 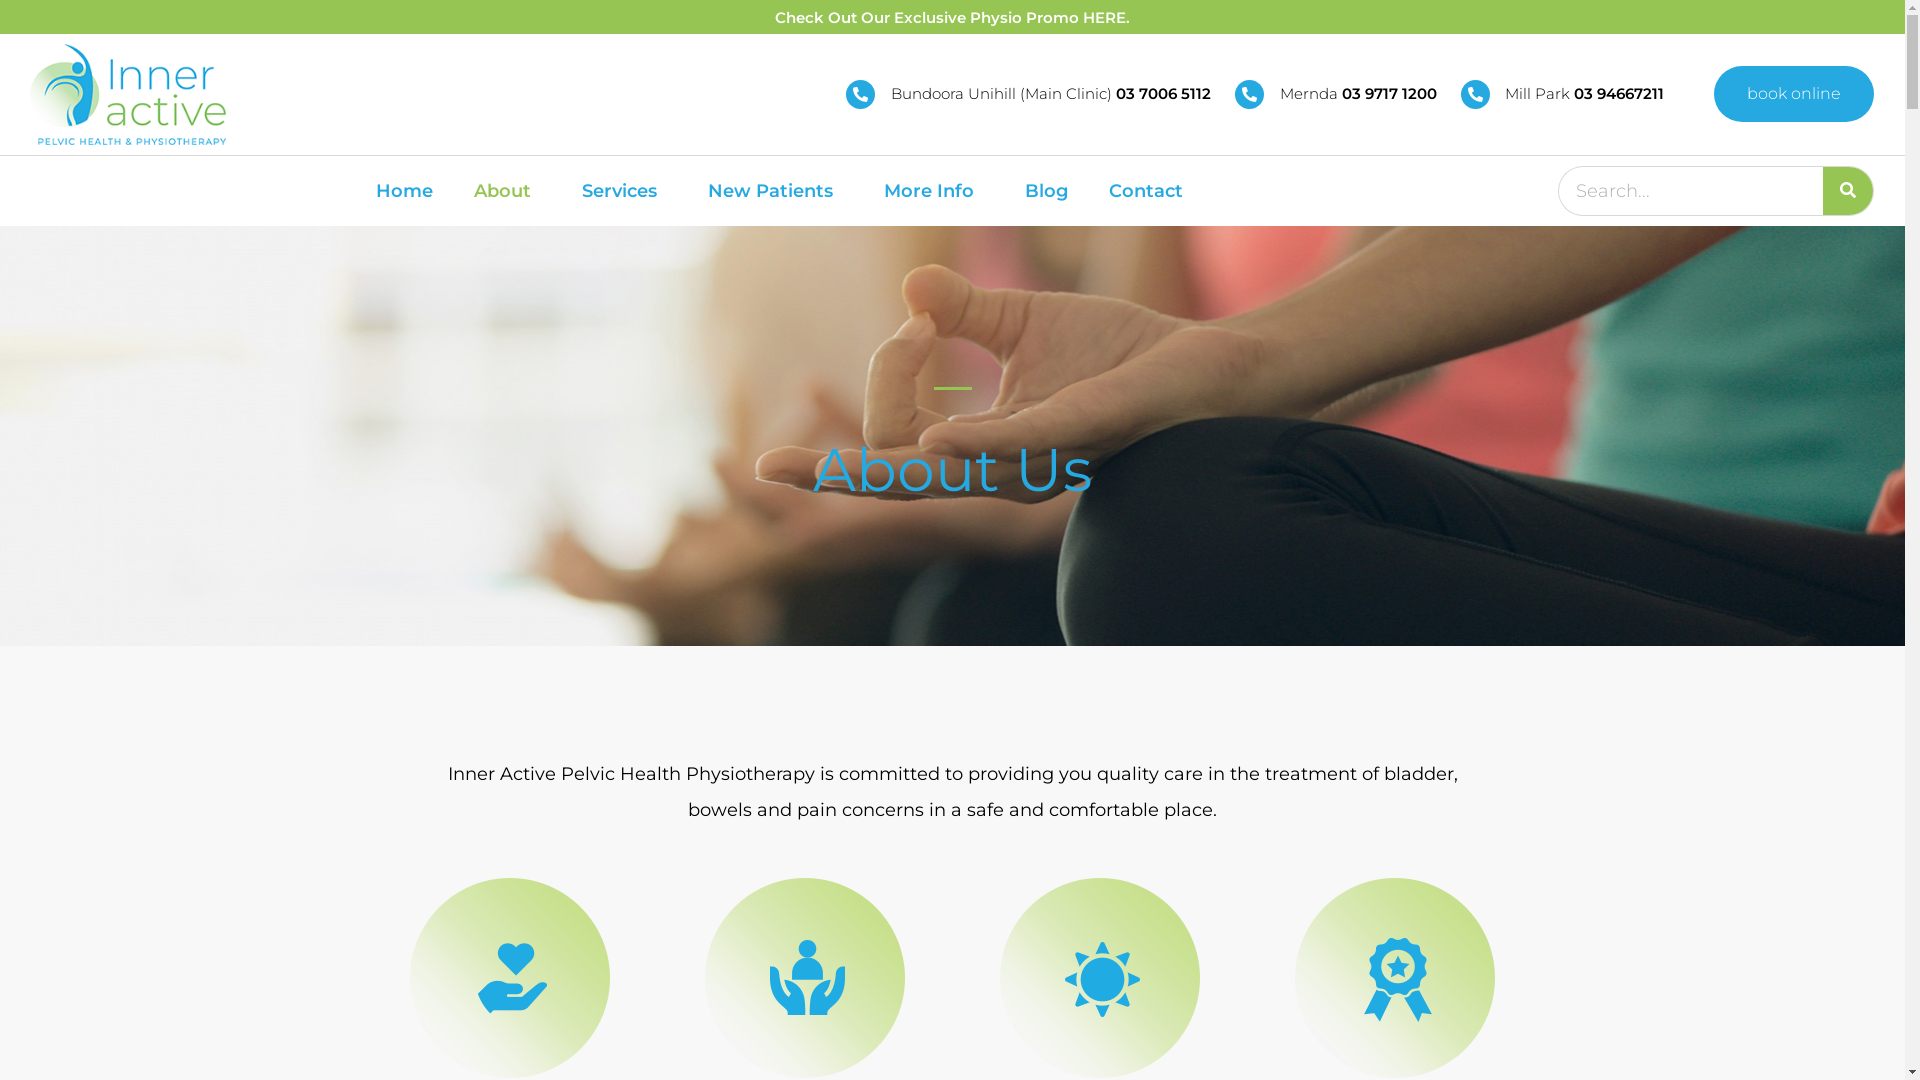 I want to click on 'Contact', so click(x=1093, y=191).